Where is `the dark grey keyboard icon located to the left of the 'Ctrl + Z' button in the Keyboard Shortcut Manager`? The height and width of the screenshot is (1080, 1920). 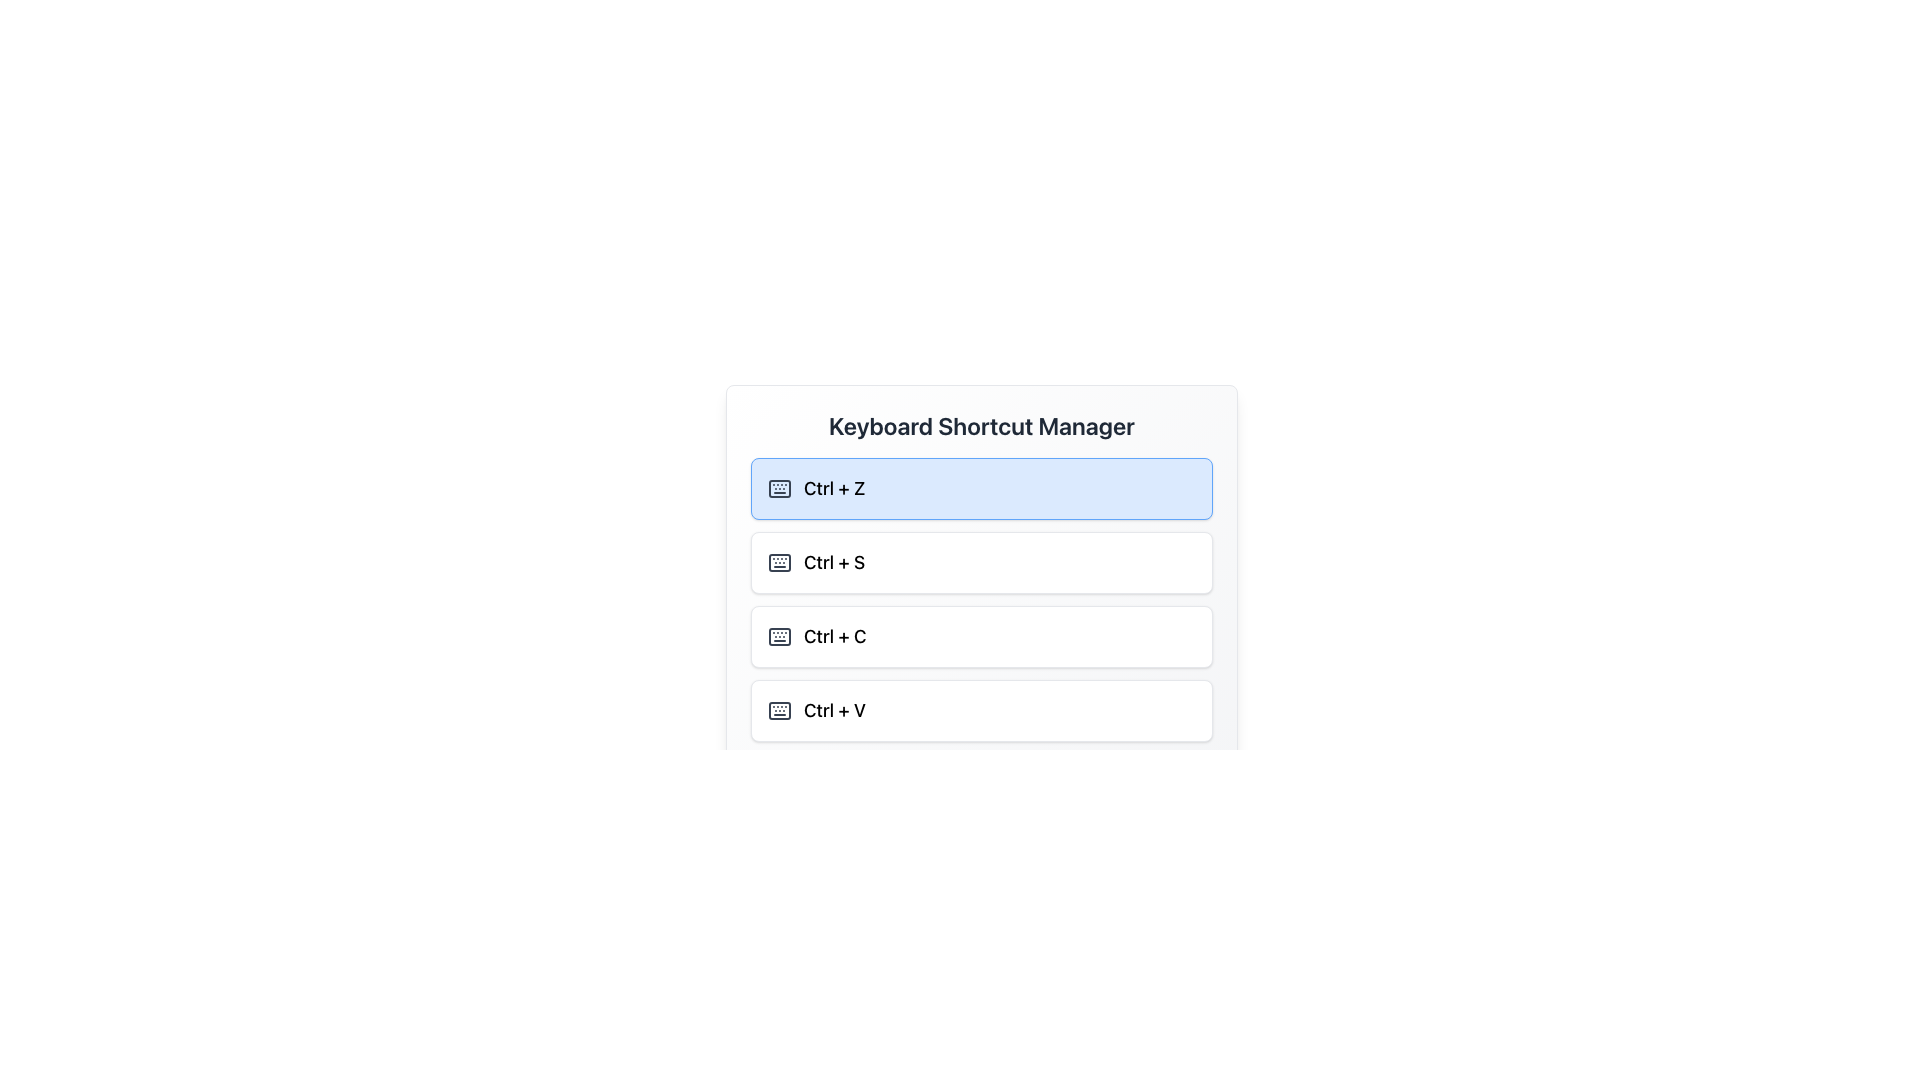
the dark grey keyboard icon located to the left of the 'Ctrl + Z' button in the Keyboard Shortcut Manager is located at coordinates (778, 489).